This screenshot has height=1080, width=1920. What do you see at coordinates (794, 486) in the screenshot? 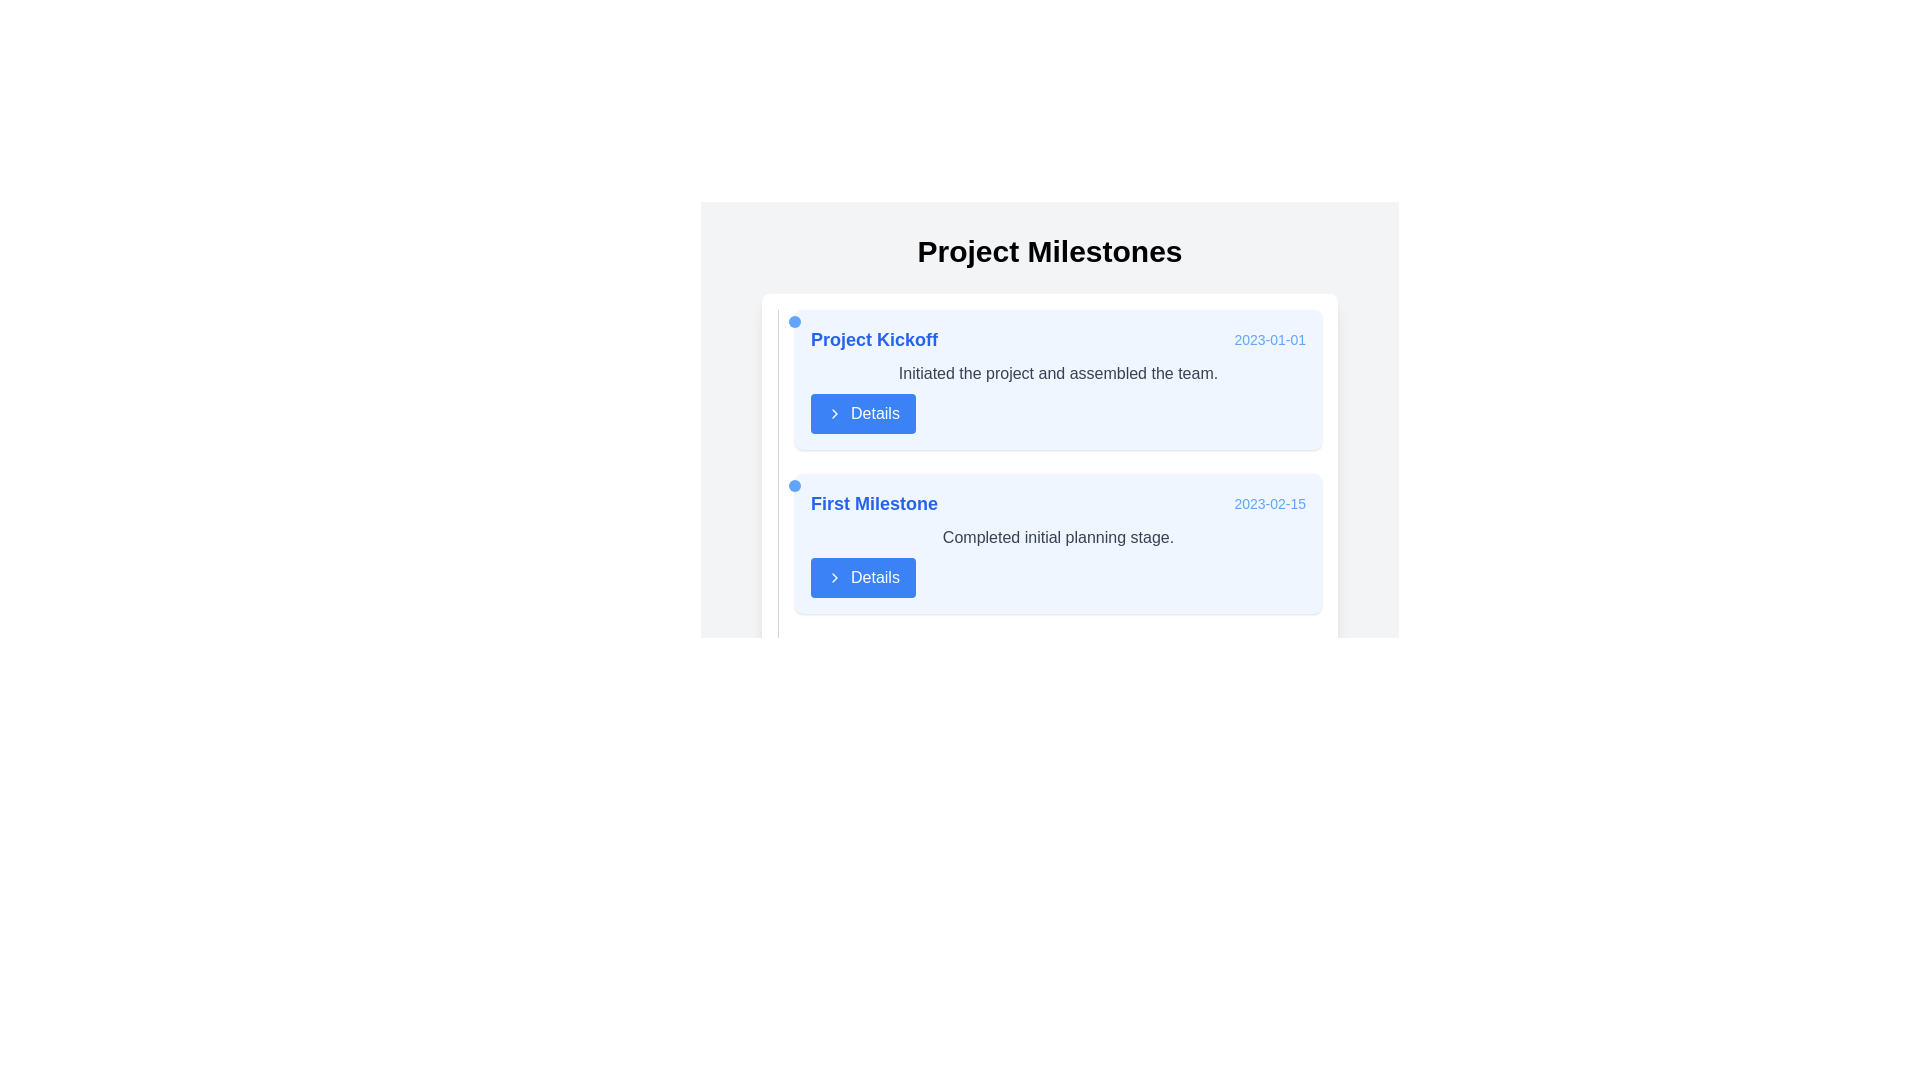
I see `the small blue circular dot indicator located to the left of the 'First Milestone' heading in the 'Project Milestones' section` at bounding box center [794, 486].